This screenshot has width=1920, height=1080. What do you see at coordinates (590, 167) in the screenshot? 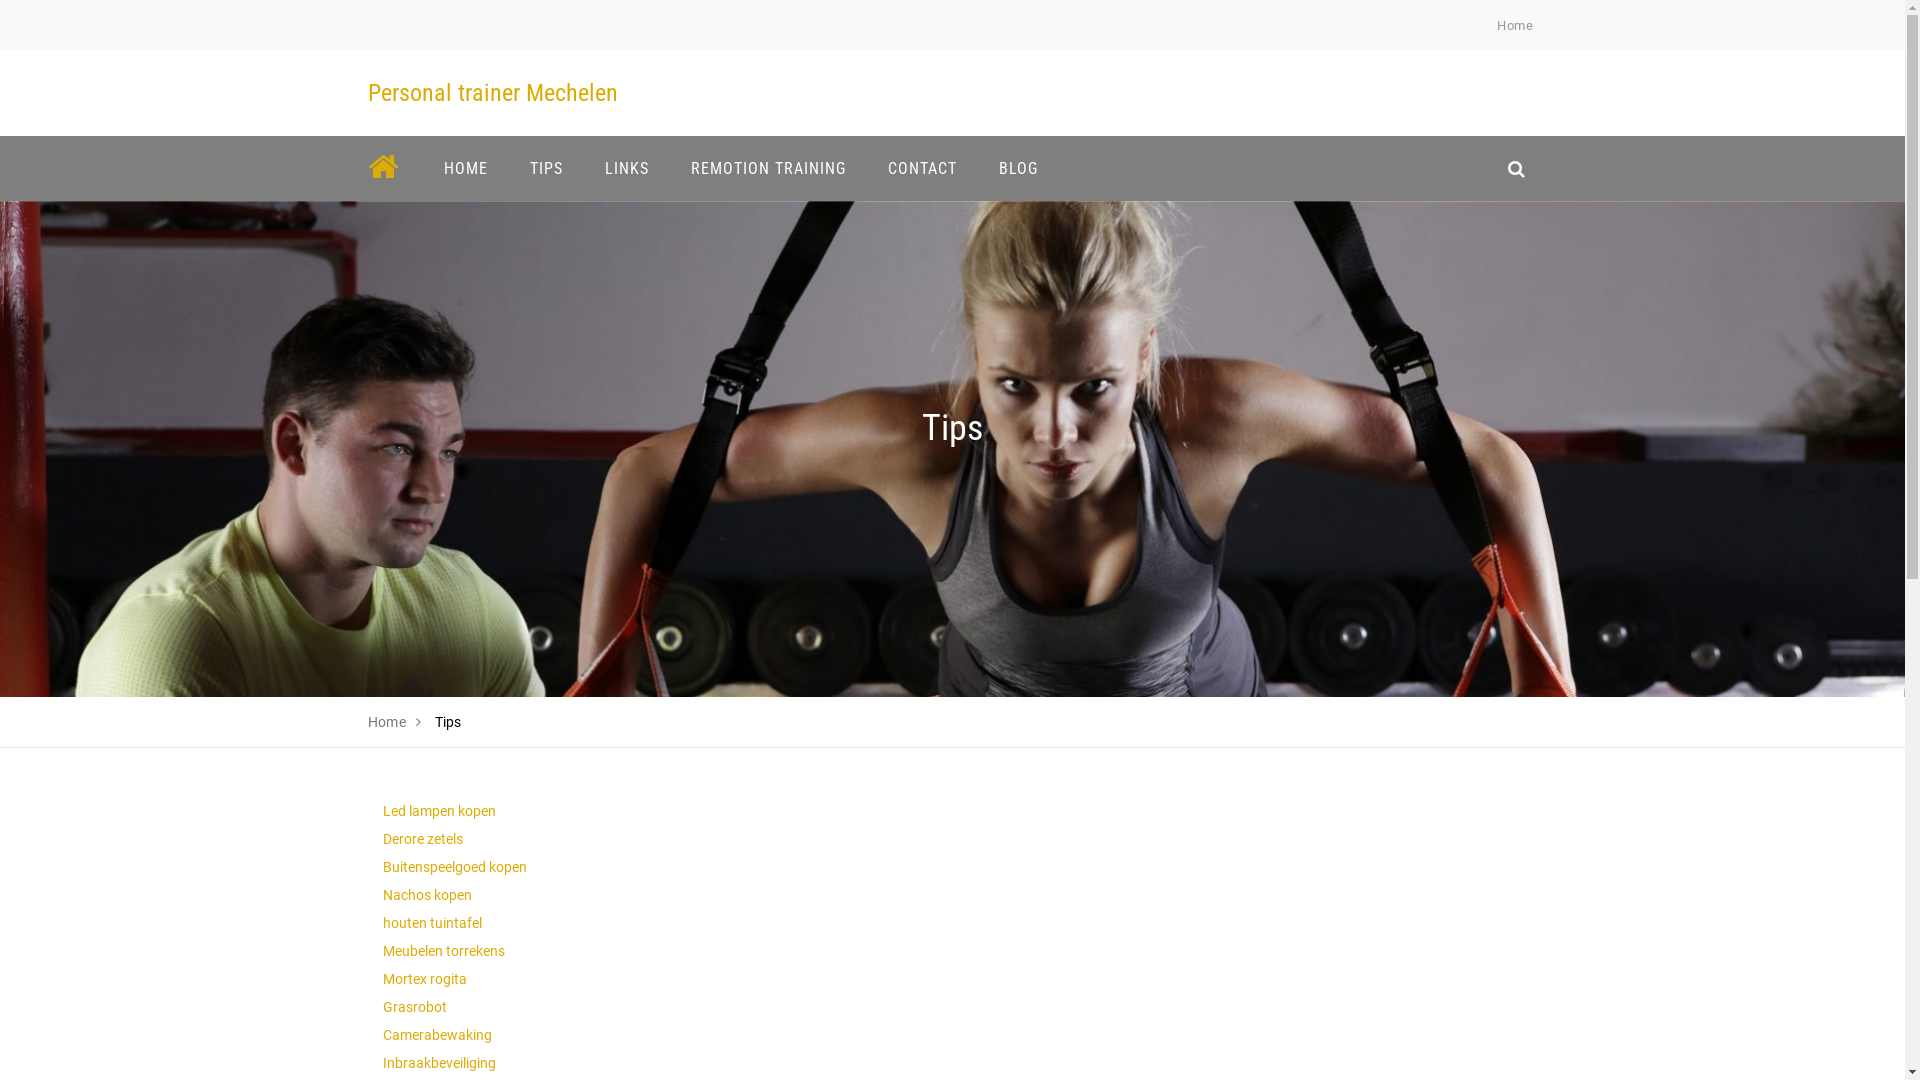
I see `'LINKS'` at bounding box center [590, 167].